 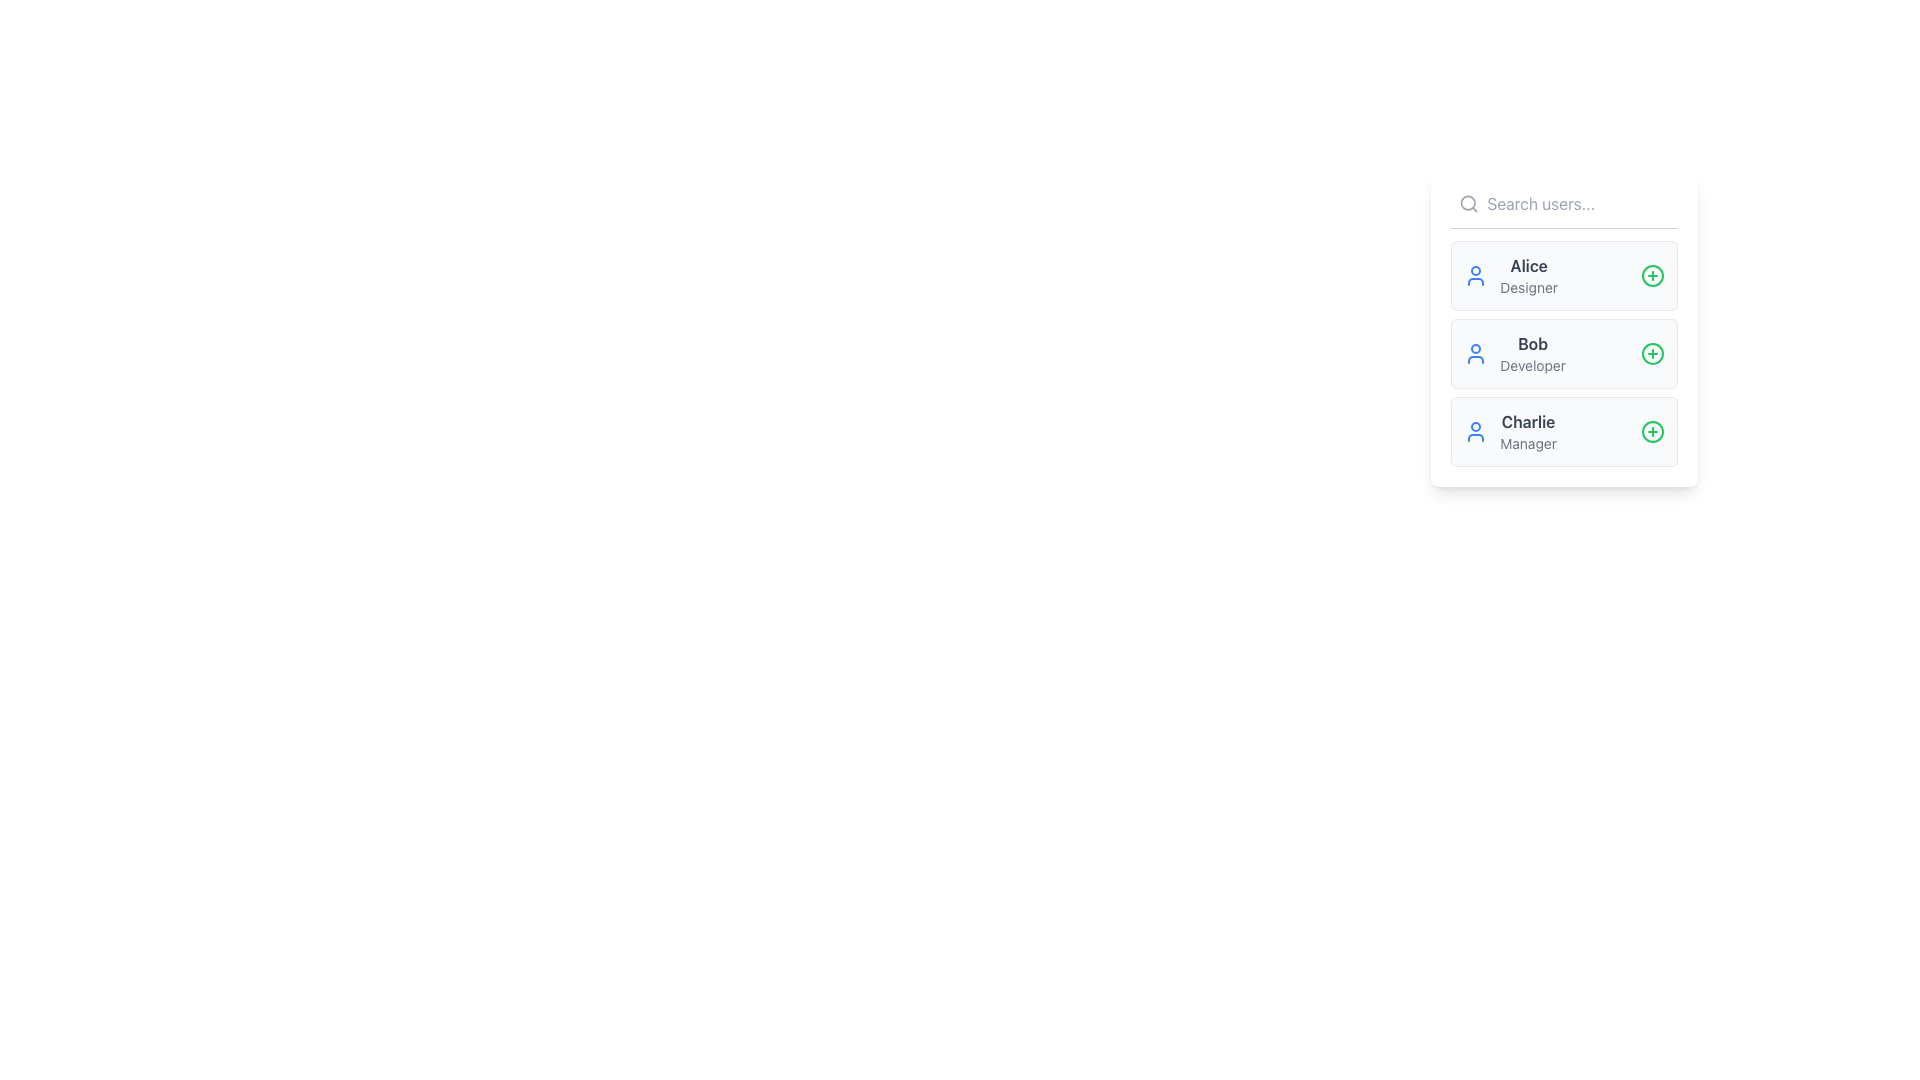 I want to click on the search icon (magnifying glass) located to the left of the 'Search users...' text input field, so click(x=1469, y=204).